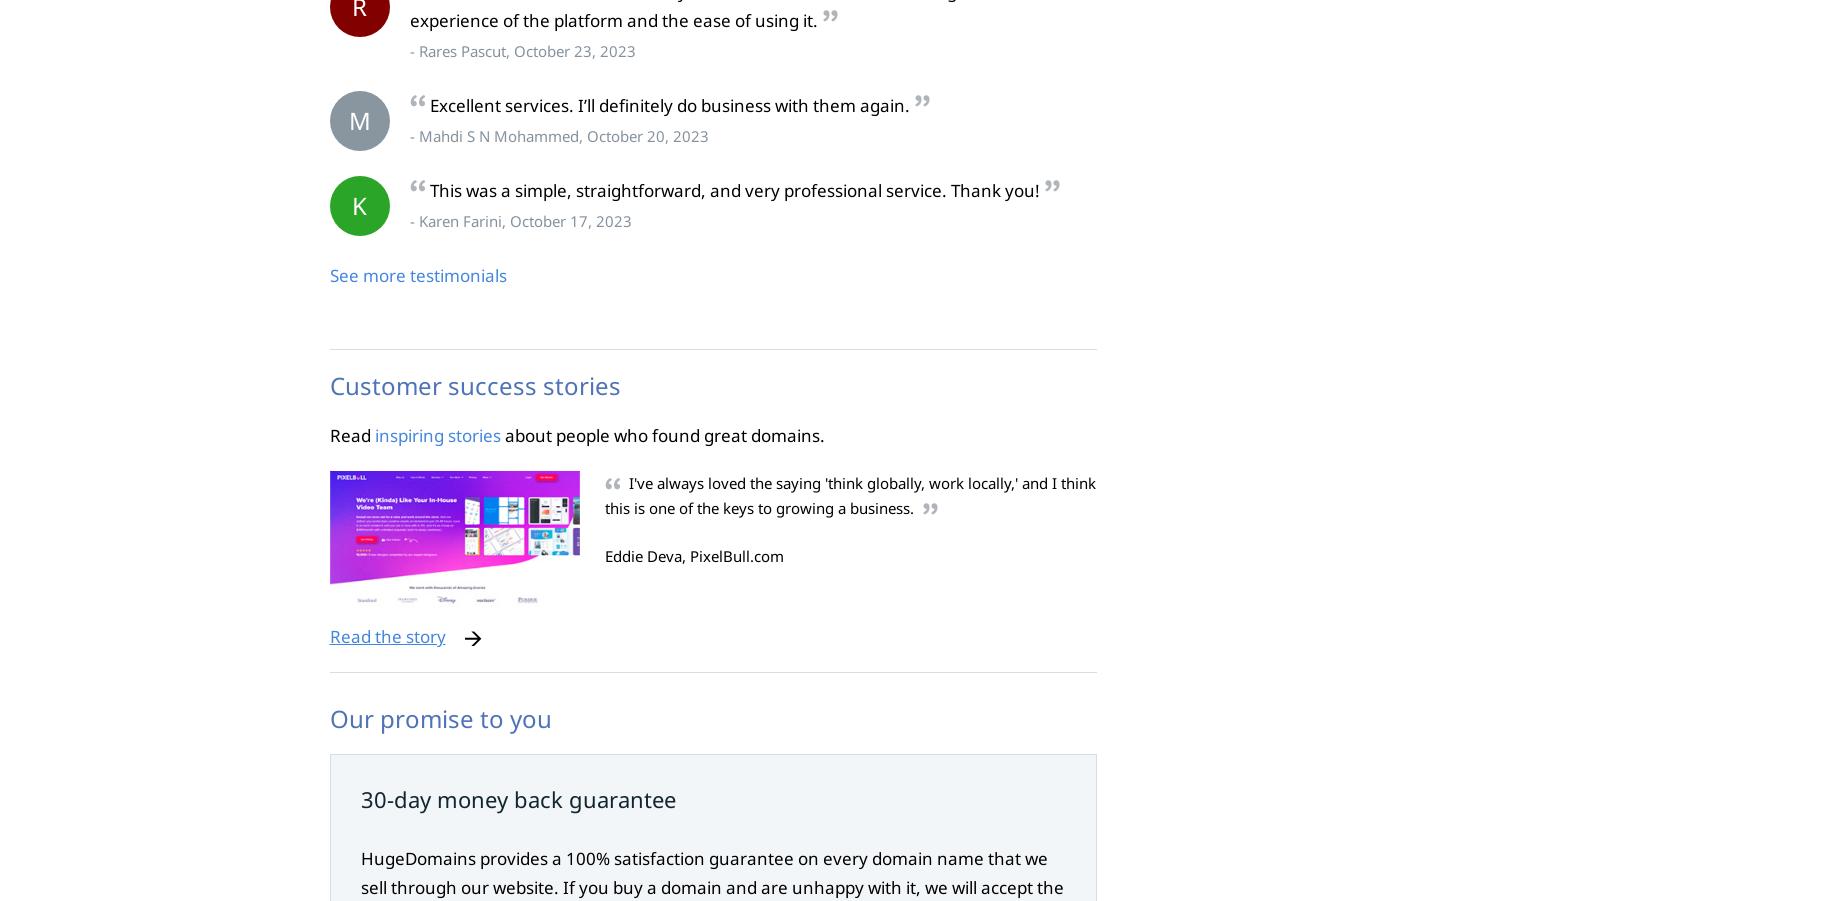 Image resolution: width=1829 pixels, height=901 pixels. I want to click on '- Karen Farini, October 17, 2023', so click(519, 219).